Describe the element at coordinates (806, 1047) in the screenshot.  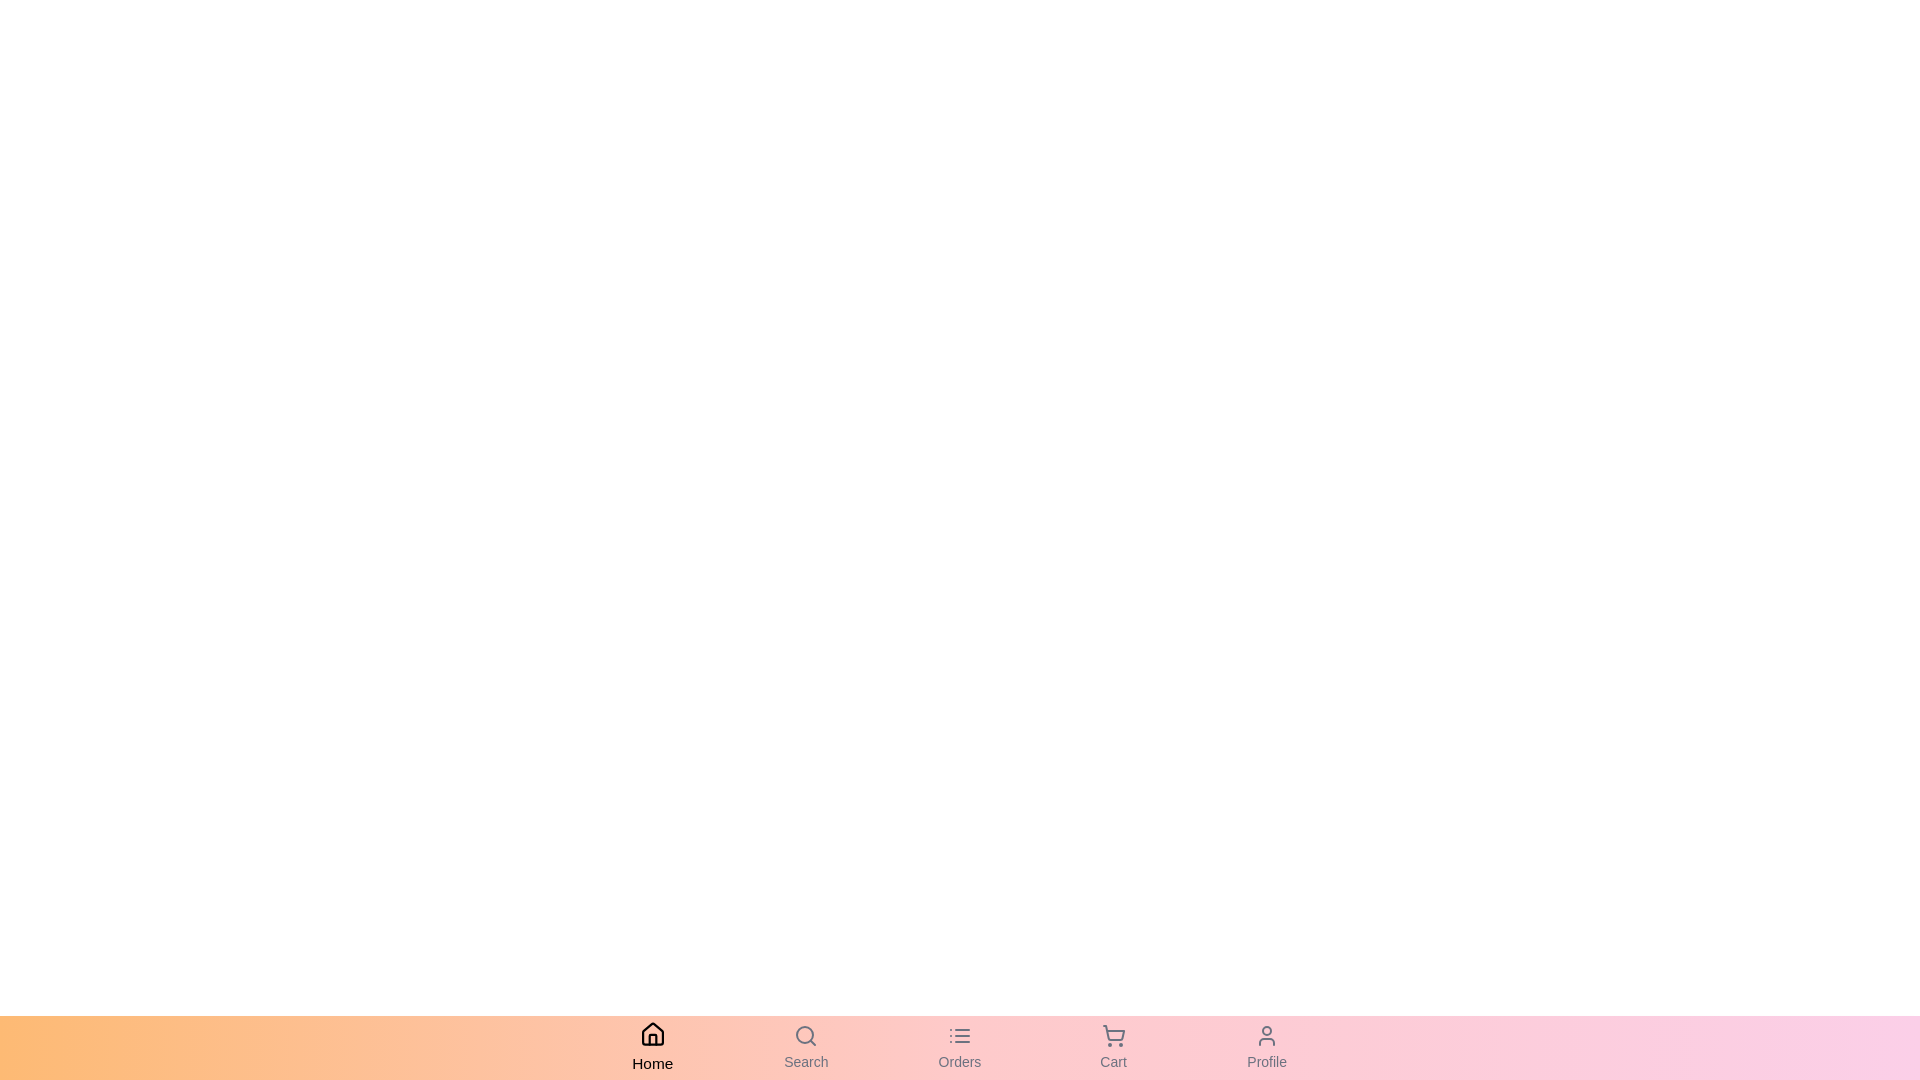
I see `the Search tab by clicking on it` at that location.